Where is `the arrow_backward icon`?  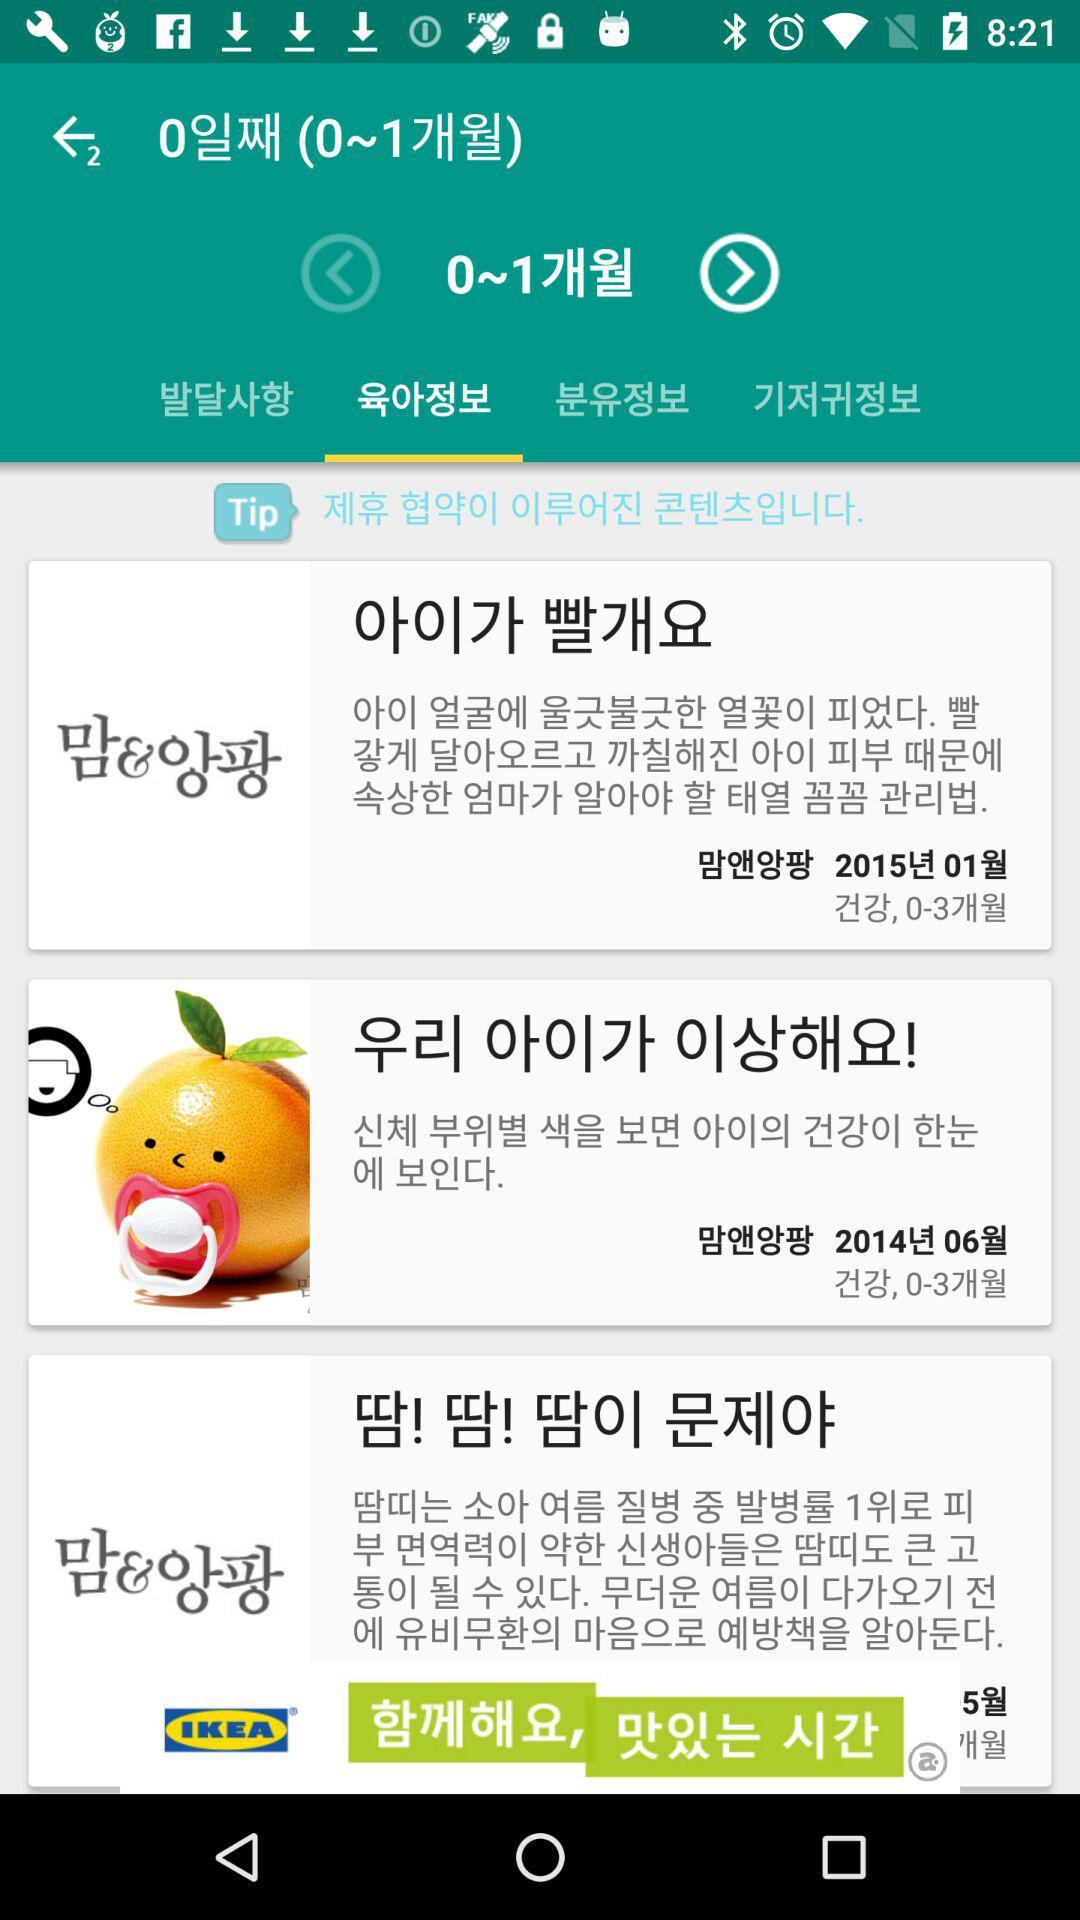
the arrow_backward icon is located at coordinates (339, 272).